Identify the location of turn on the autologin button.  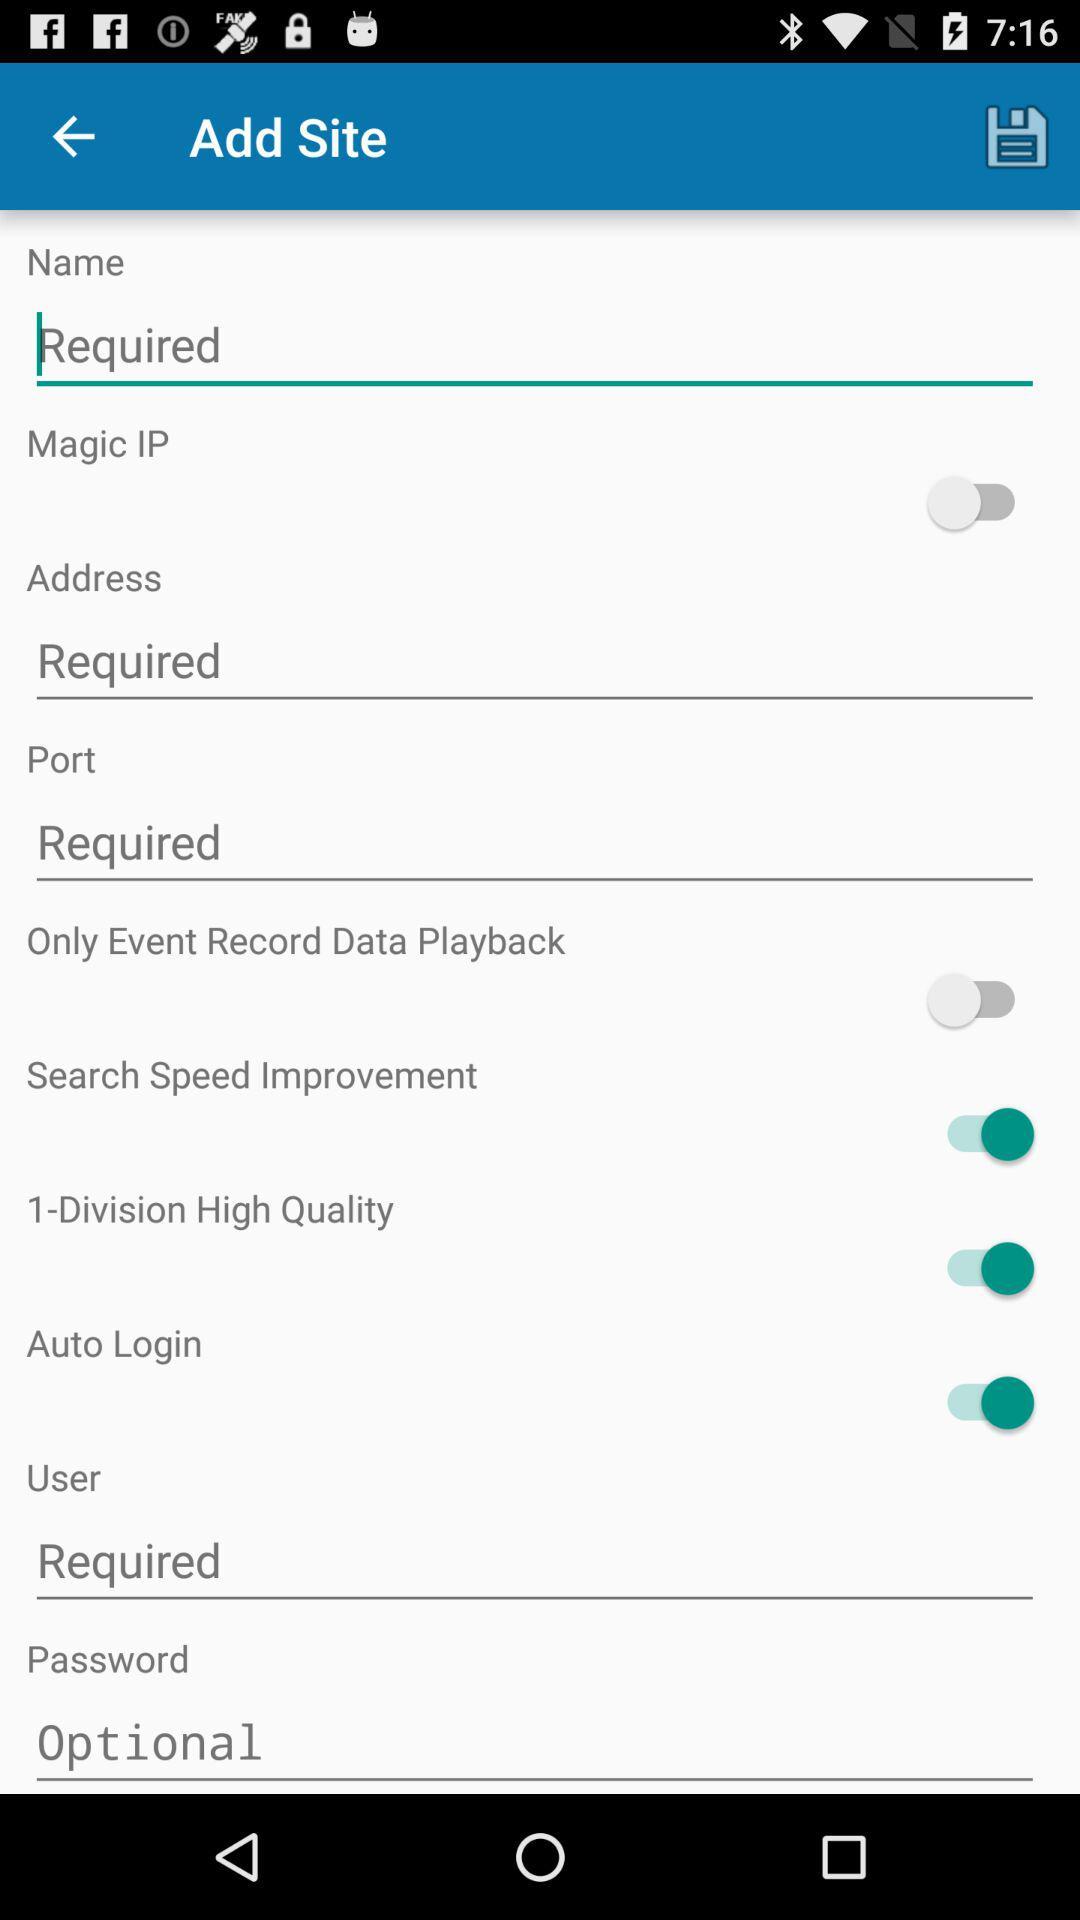
(979, 1401).